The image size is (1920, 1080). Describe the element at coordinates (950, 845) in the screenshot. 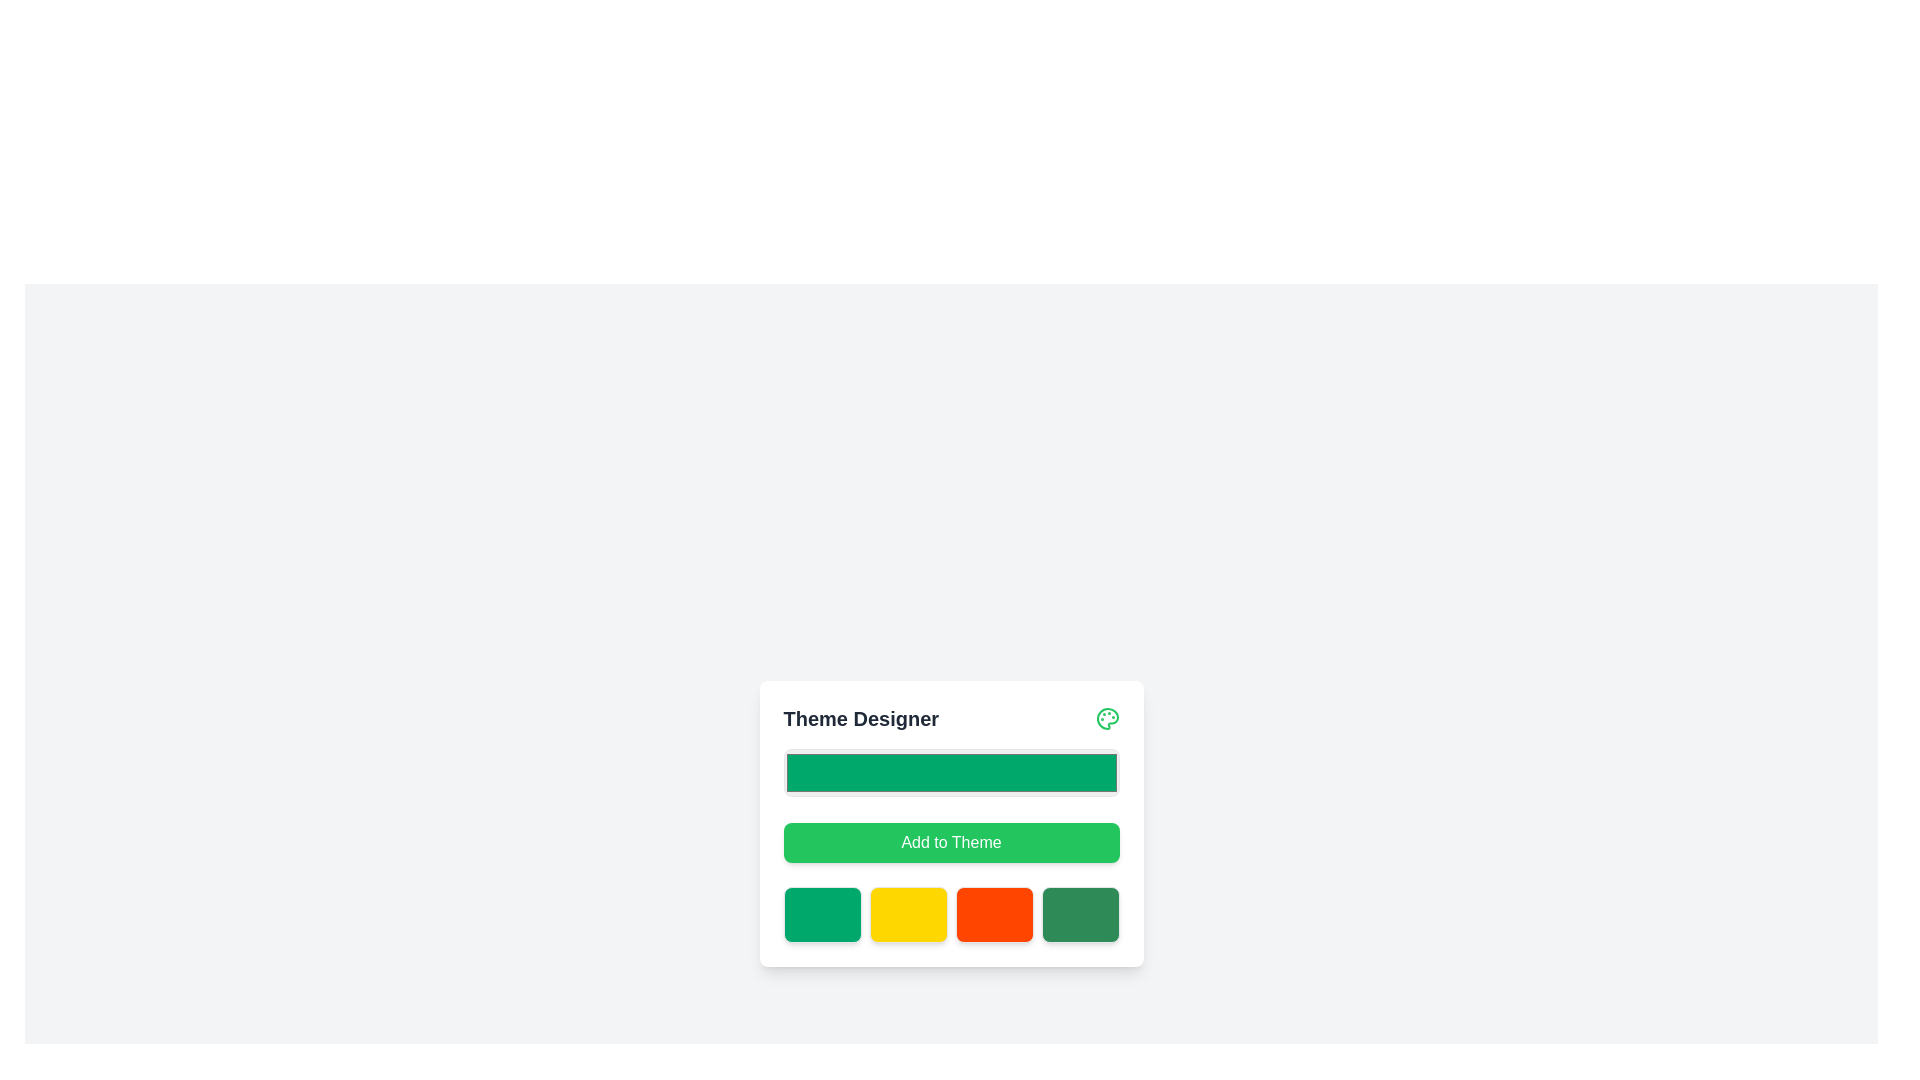

I see `the green 'Add to Theme' button with rounded corners` at that location.